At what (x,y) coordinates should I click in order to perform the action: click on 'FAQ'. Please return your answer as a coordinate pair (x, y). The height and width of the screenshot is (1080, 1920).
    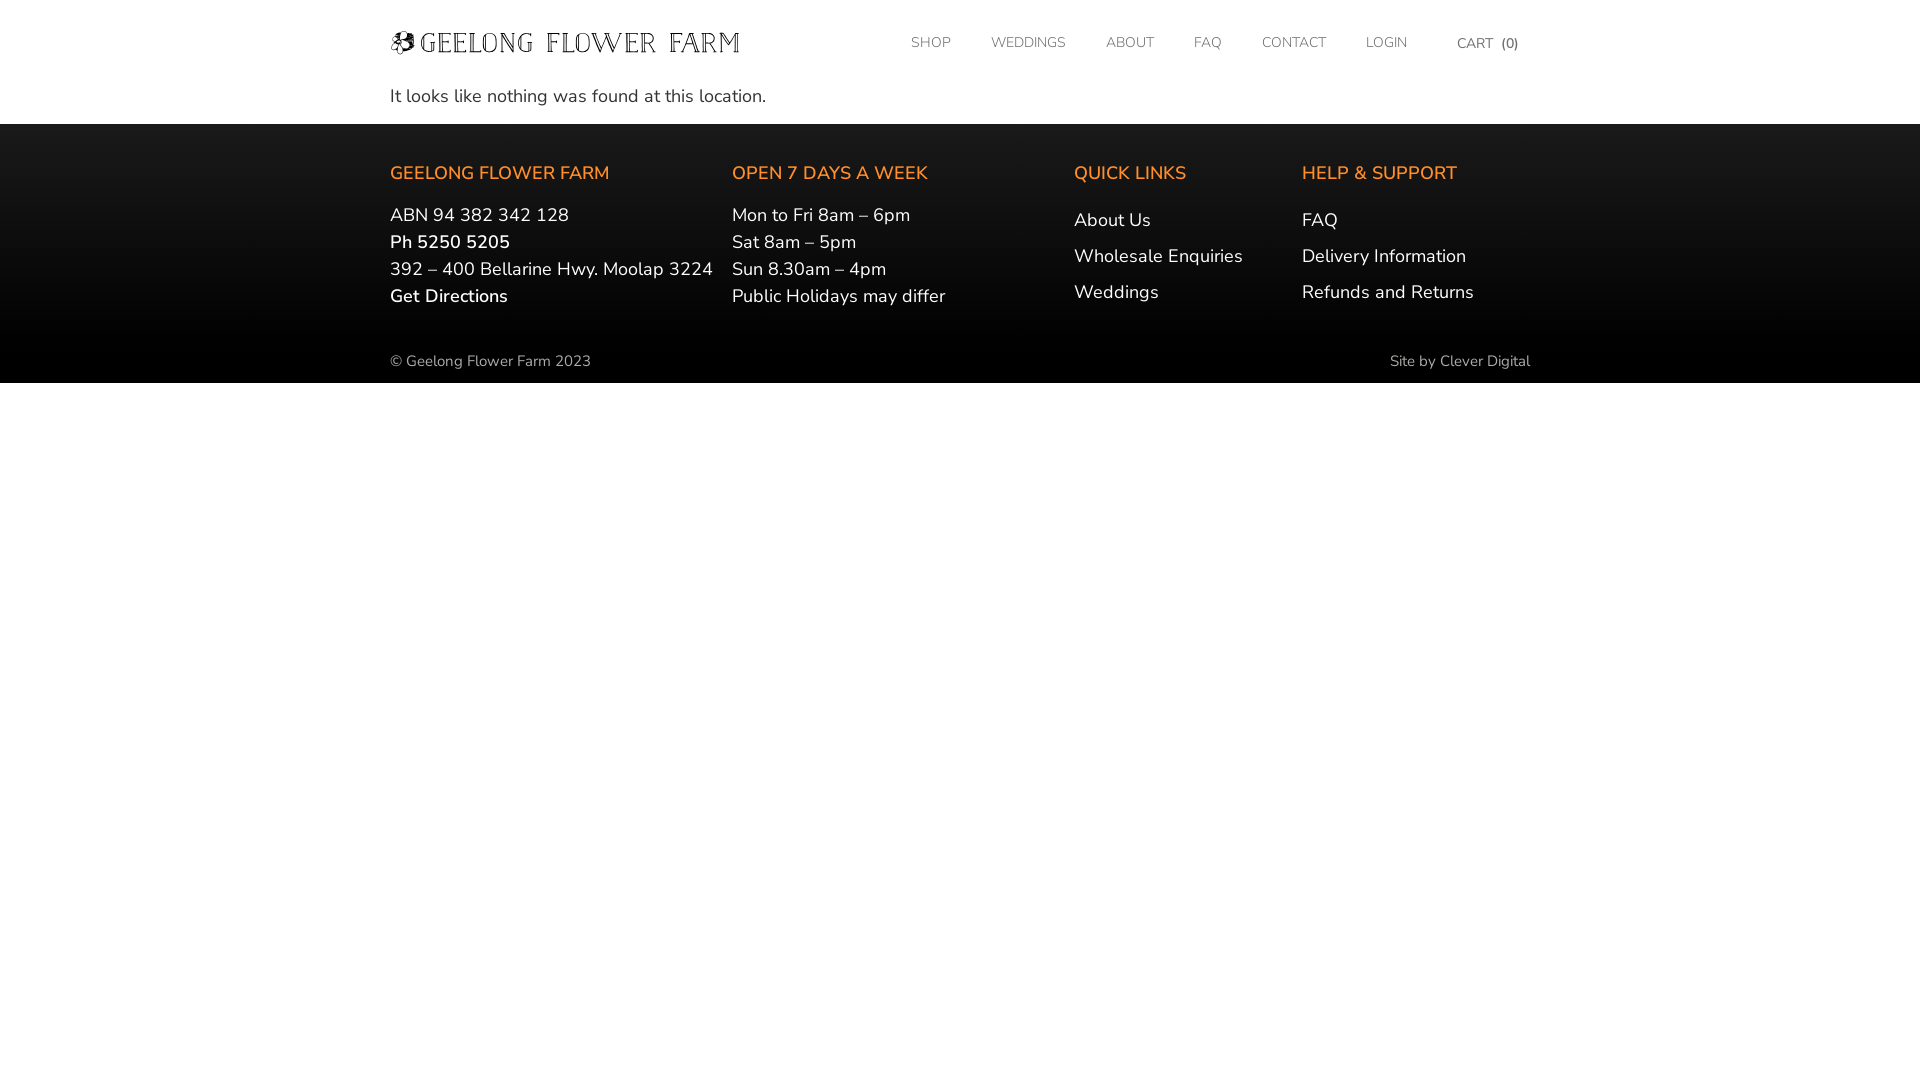
    Looking at the image, I should click on (1207, 42).